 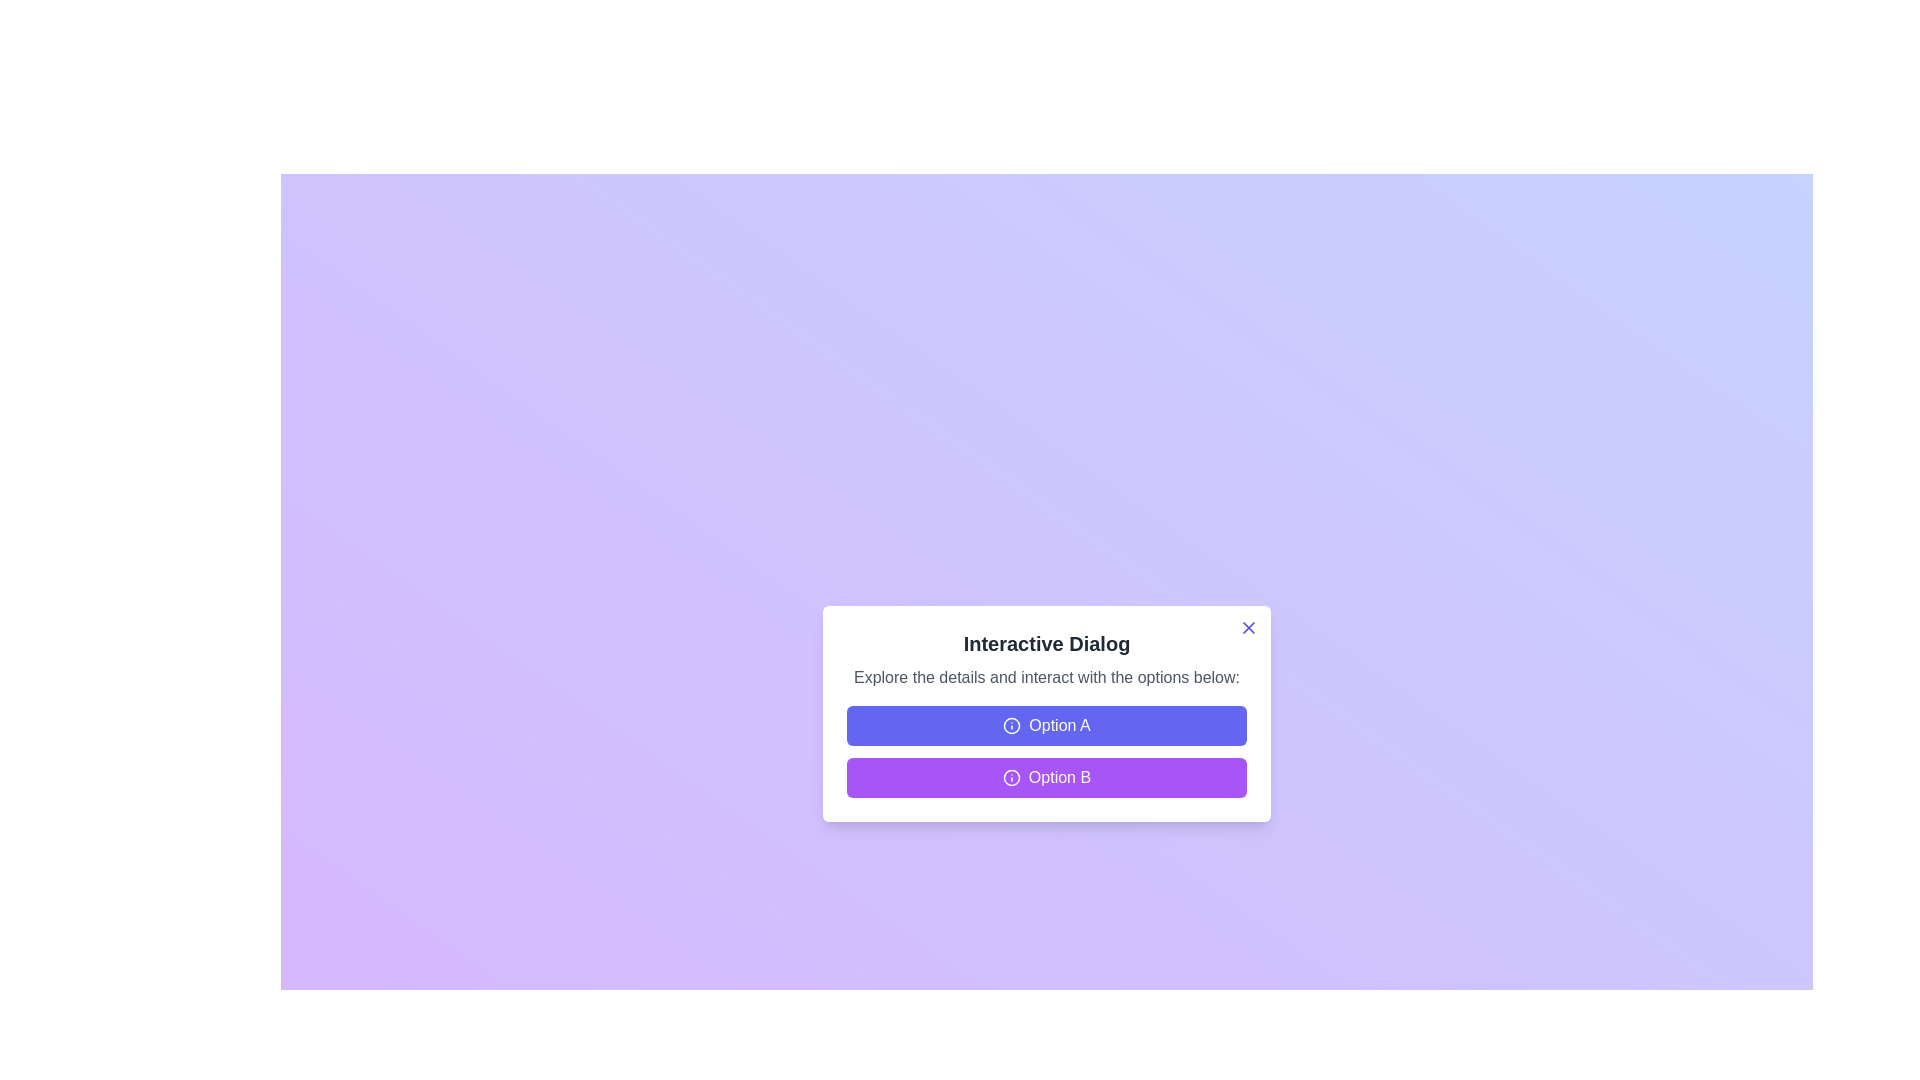 What do you see at coordinates (1247, 627) in the screenshot?
I see `close button (X) located at the top-right corner of the dialog` at bounding box center [1247, 627].